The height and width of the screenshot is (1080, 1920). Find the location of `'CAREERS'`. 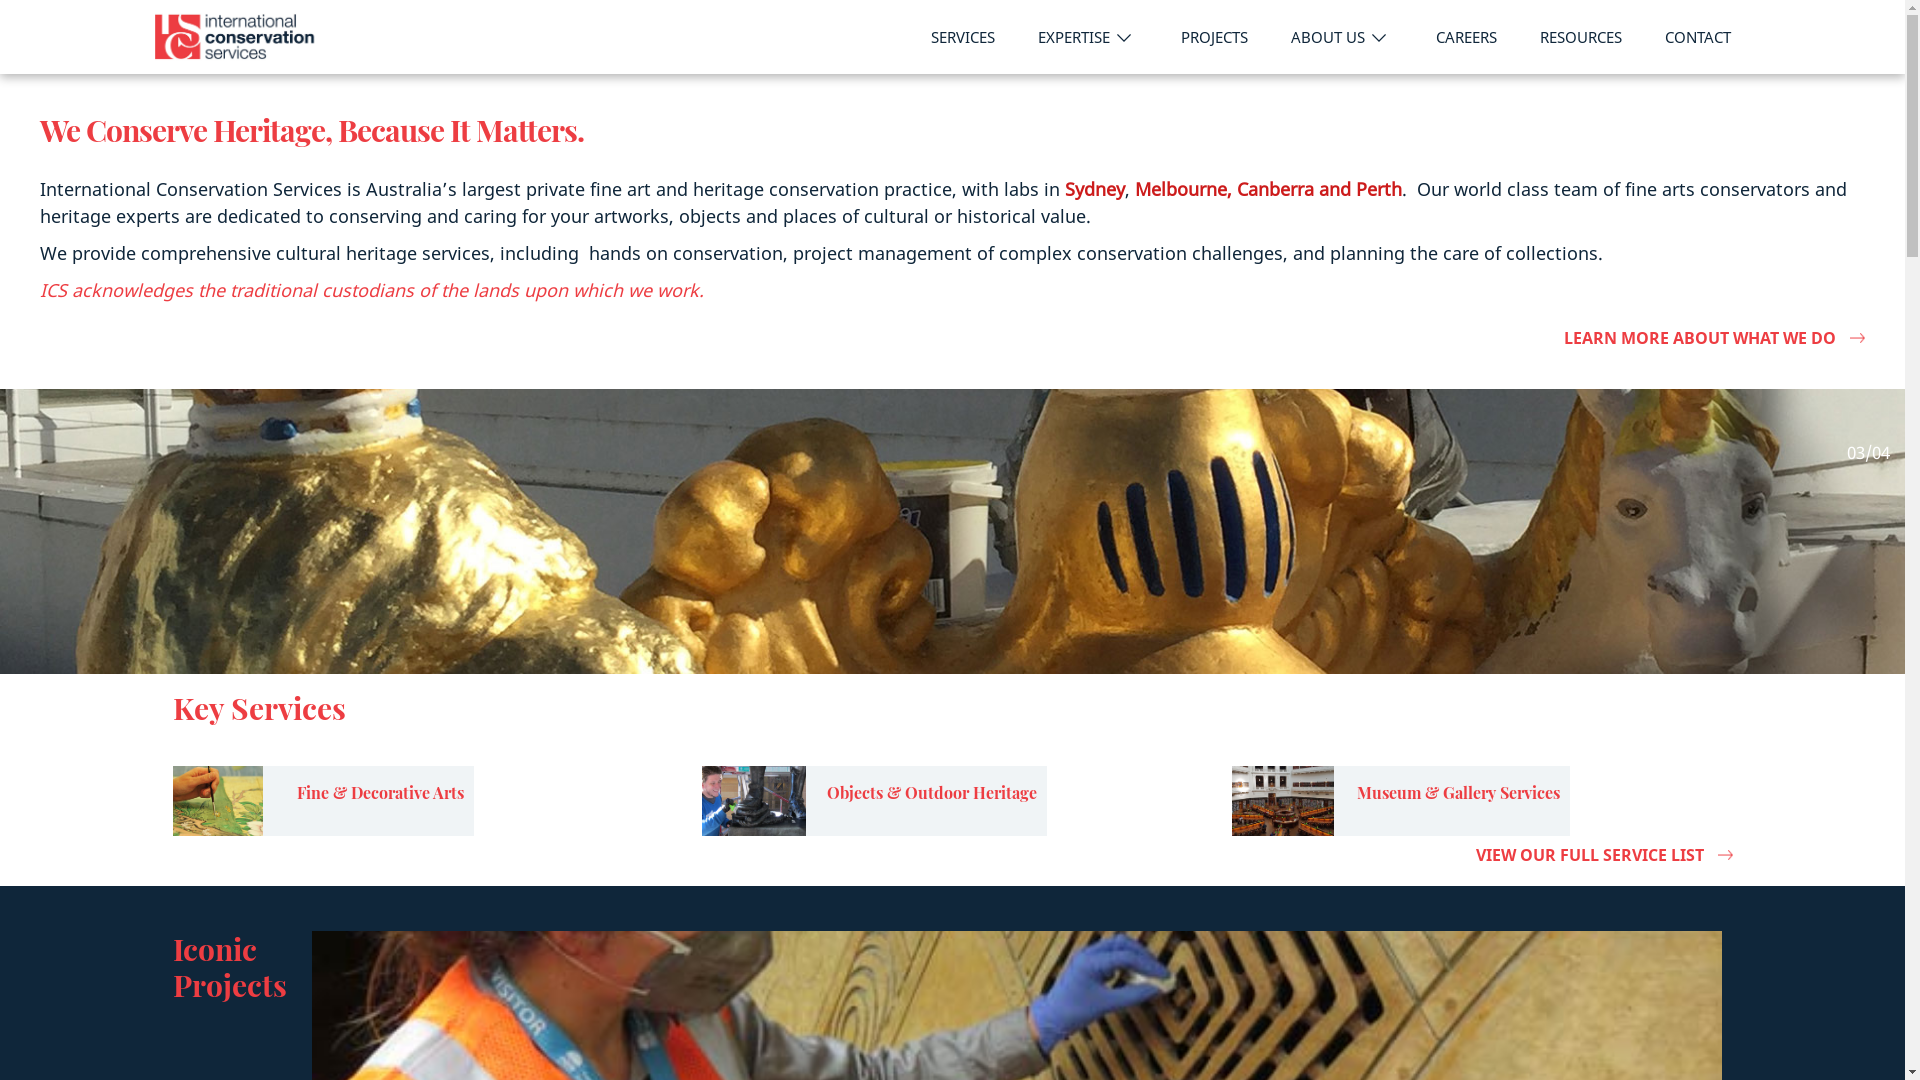

'CAREERS' is located at coordinates (1465, 37).